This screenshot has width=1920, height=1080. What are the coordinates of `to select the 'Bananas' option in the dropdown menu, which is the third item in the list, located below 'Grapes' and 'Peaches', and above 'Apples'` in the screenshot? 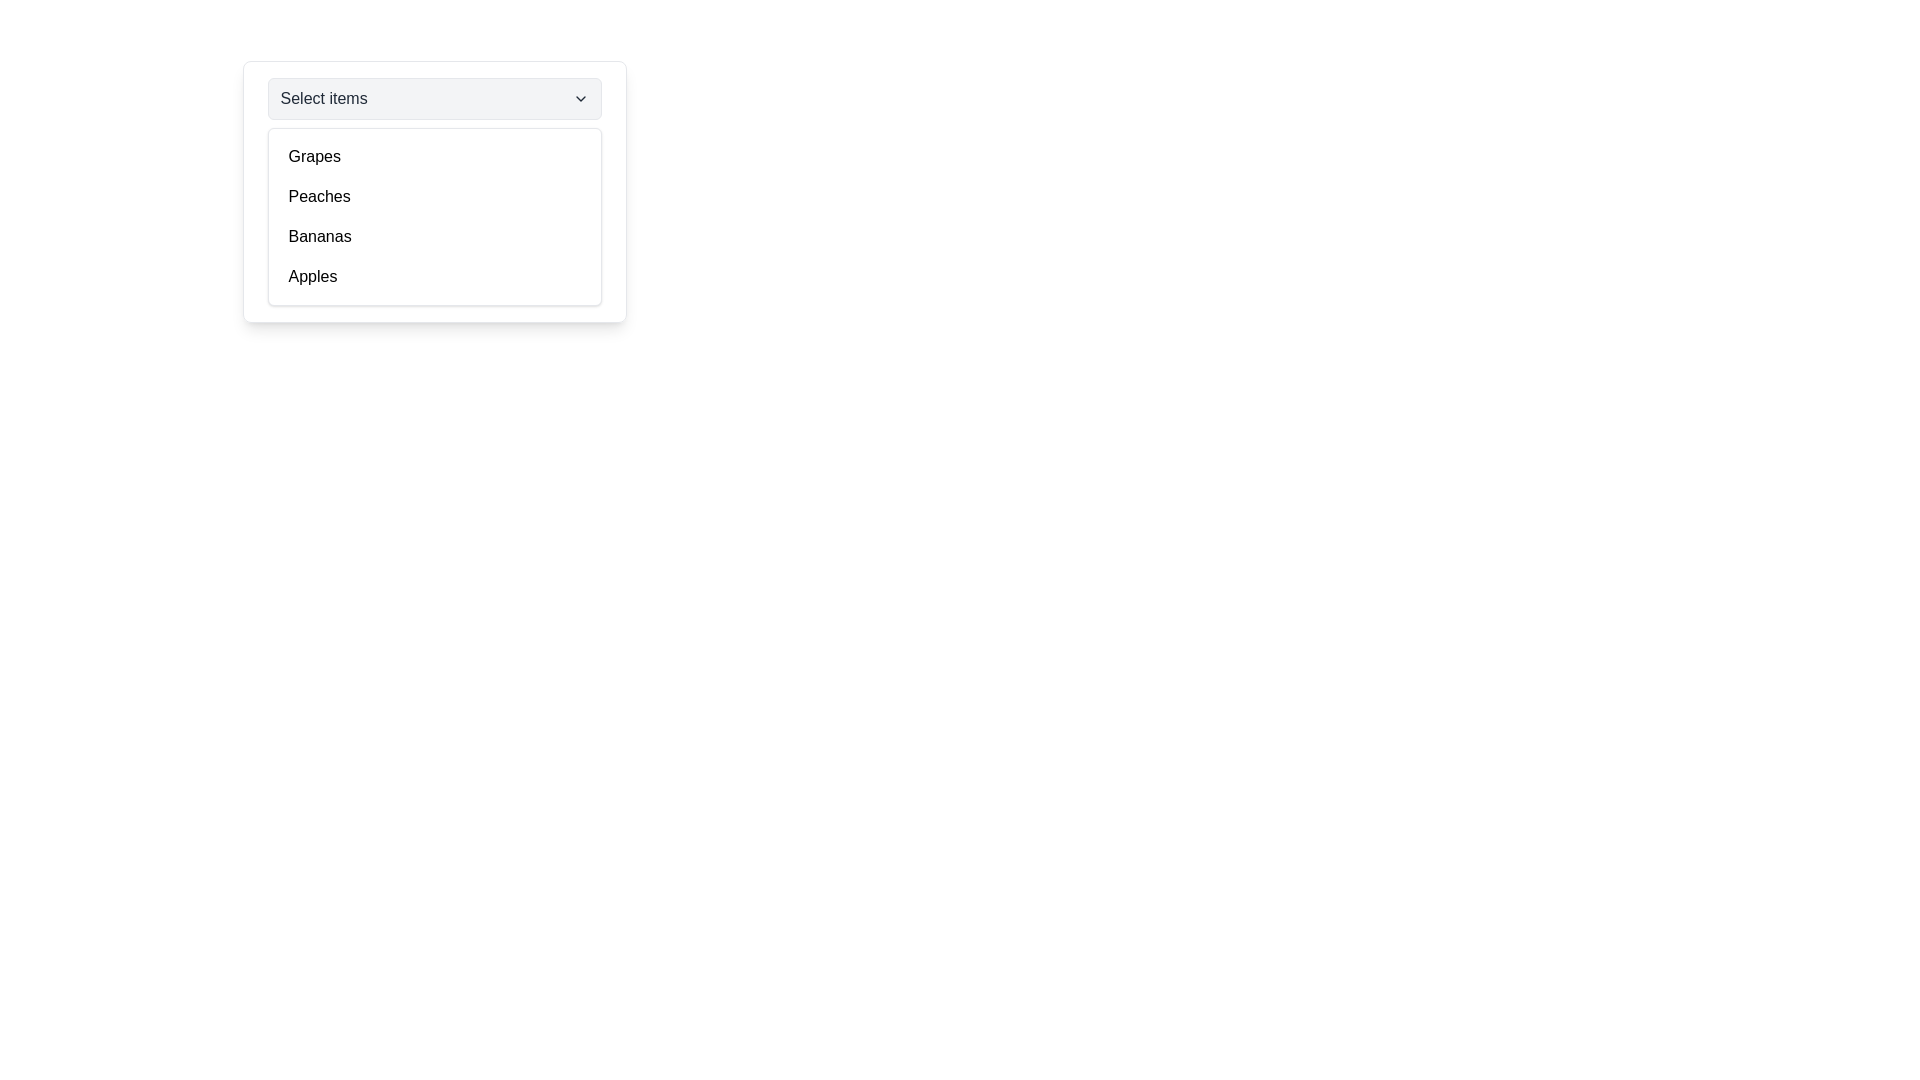 It's located at (320, 235).